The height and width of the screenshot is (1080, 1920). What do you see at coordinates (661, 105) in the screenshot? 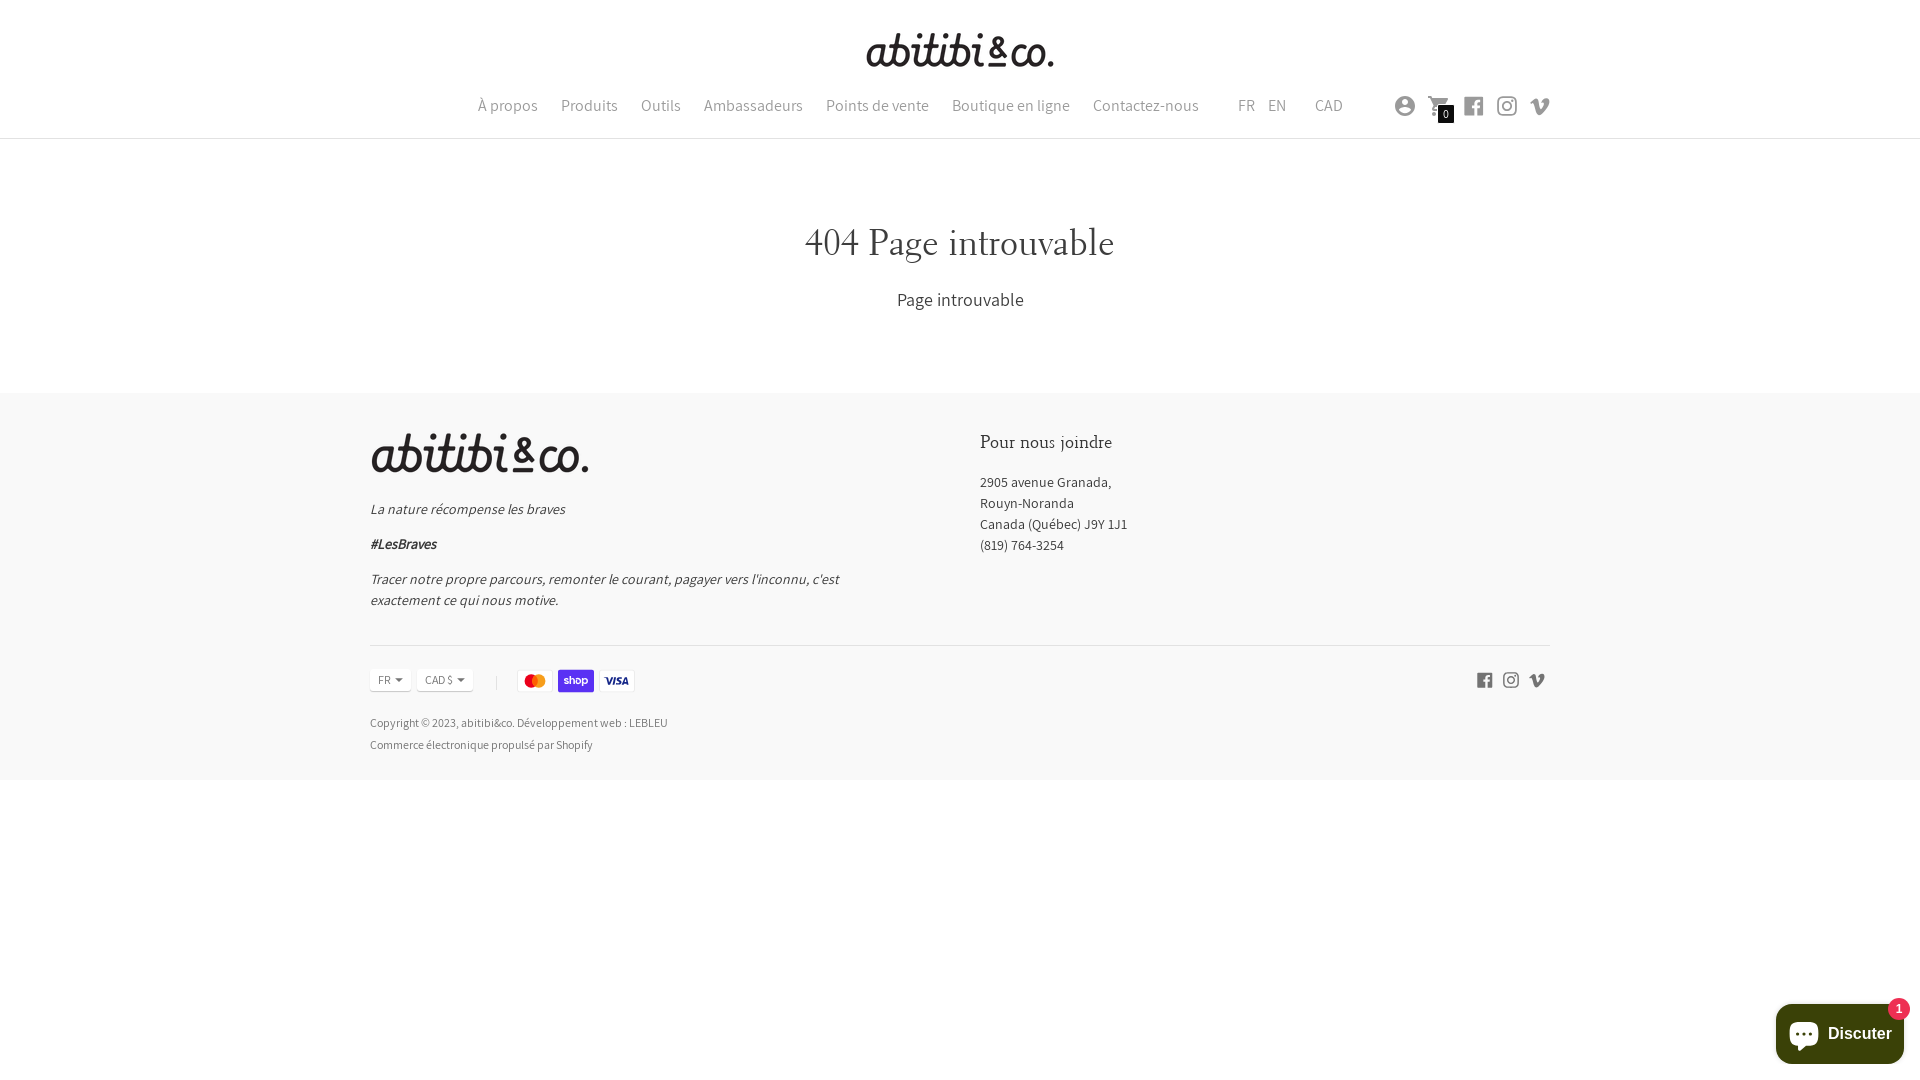
I see `'Outils'` at bounding box center [661, 105].